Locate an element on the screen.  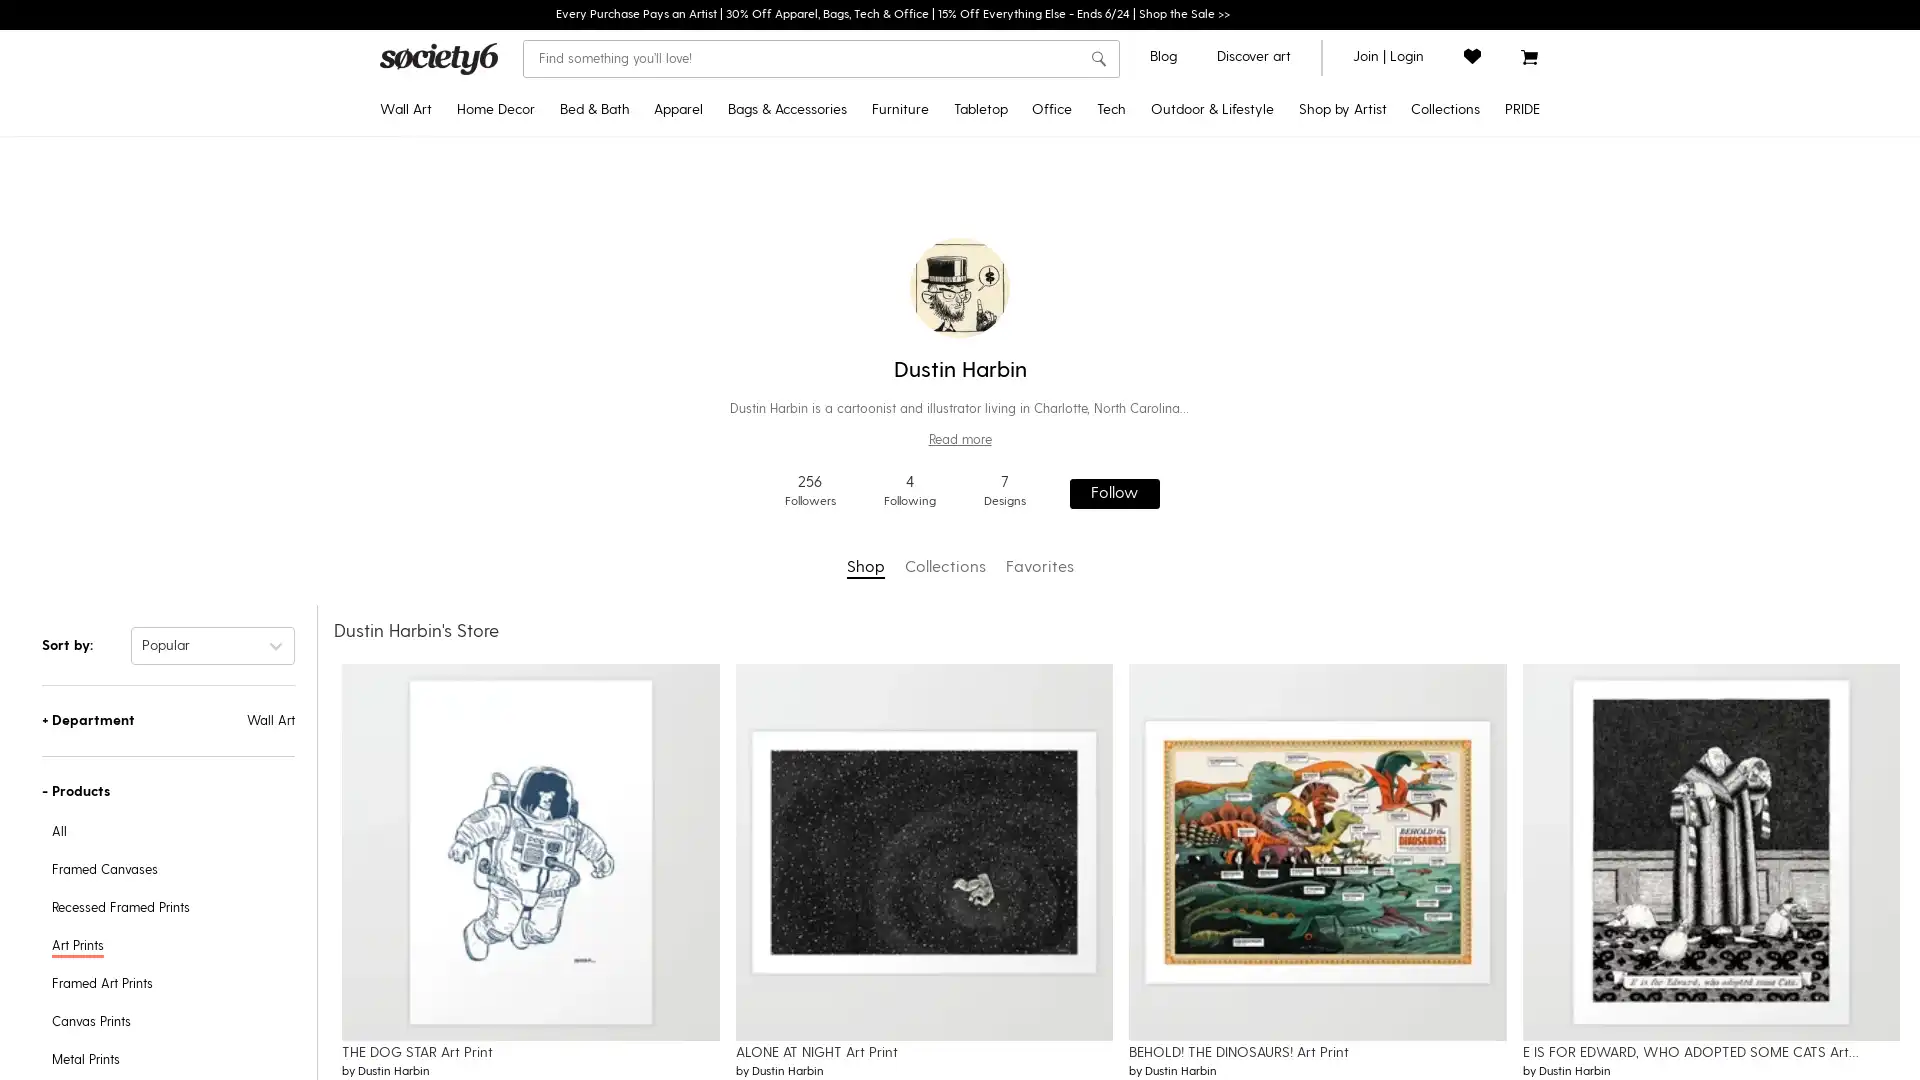
Serving Trays is located at coordinates (1017, 450).